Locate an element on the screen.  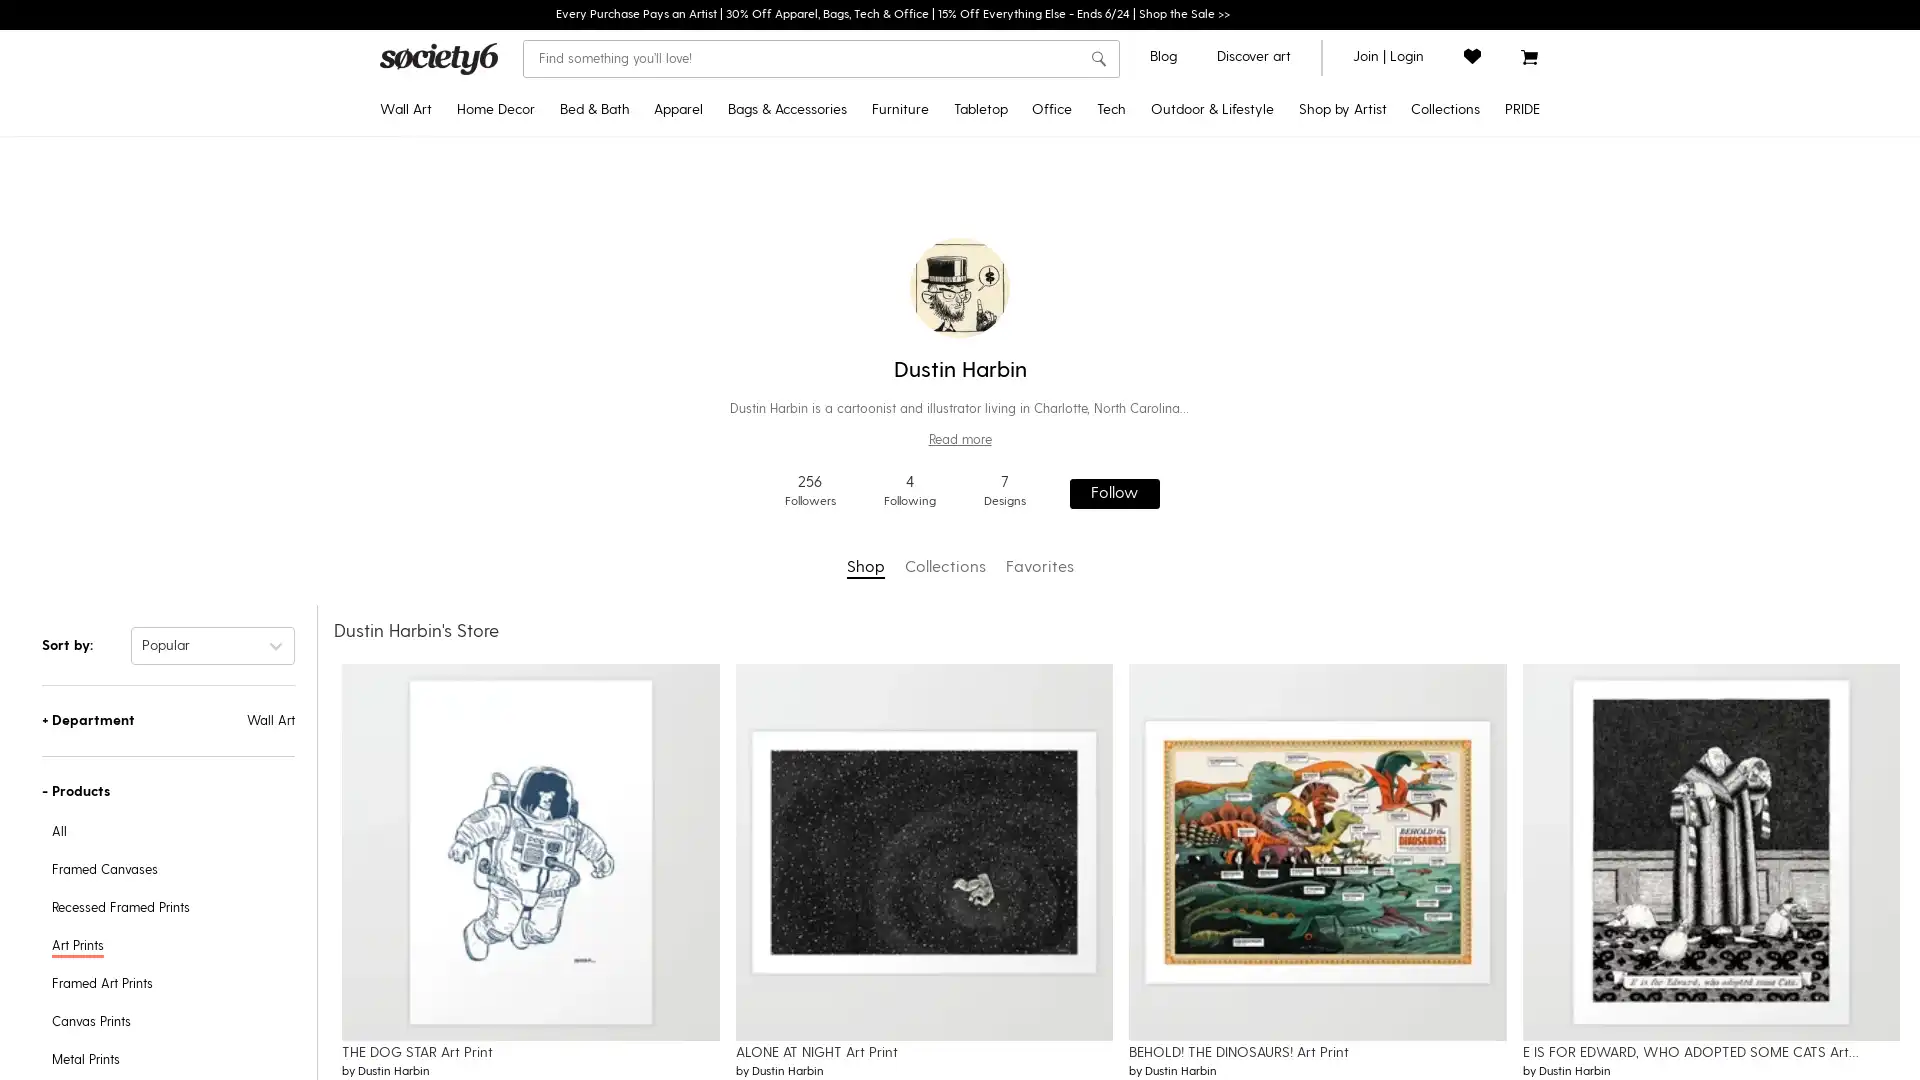
Serving Trays is located at coordinates (1017, 450).